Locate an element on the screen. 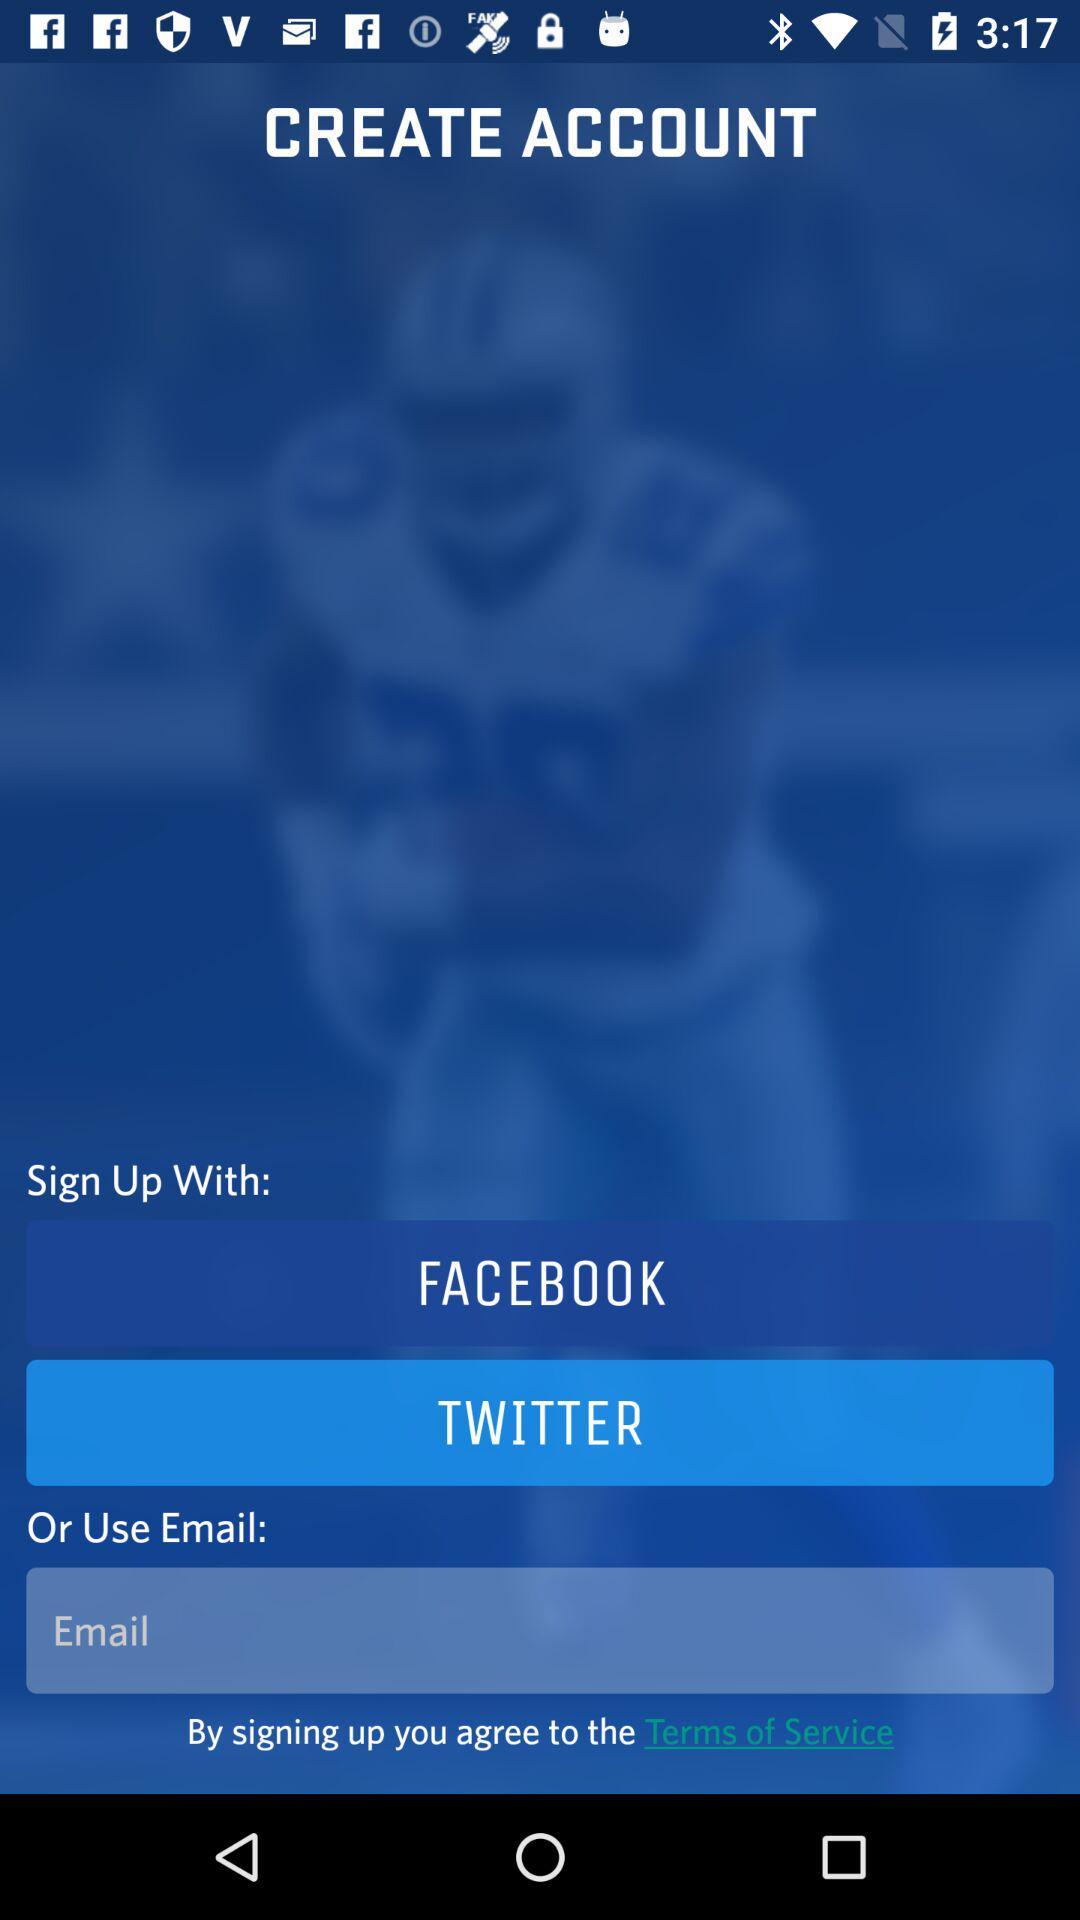 The height and width of the screenshot is (1920, 1080). the icon above the or use email: is located at coordinates (540, 1421).